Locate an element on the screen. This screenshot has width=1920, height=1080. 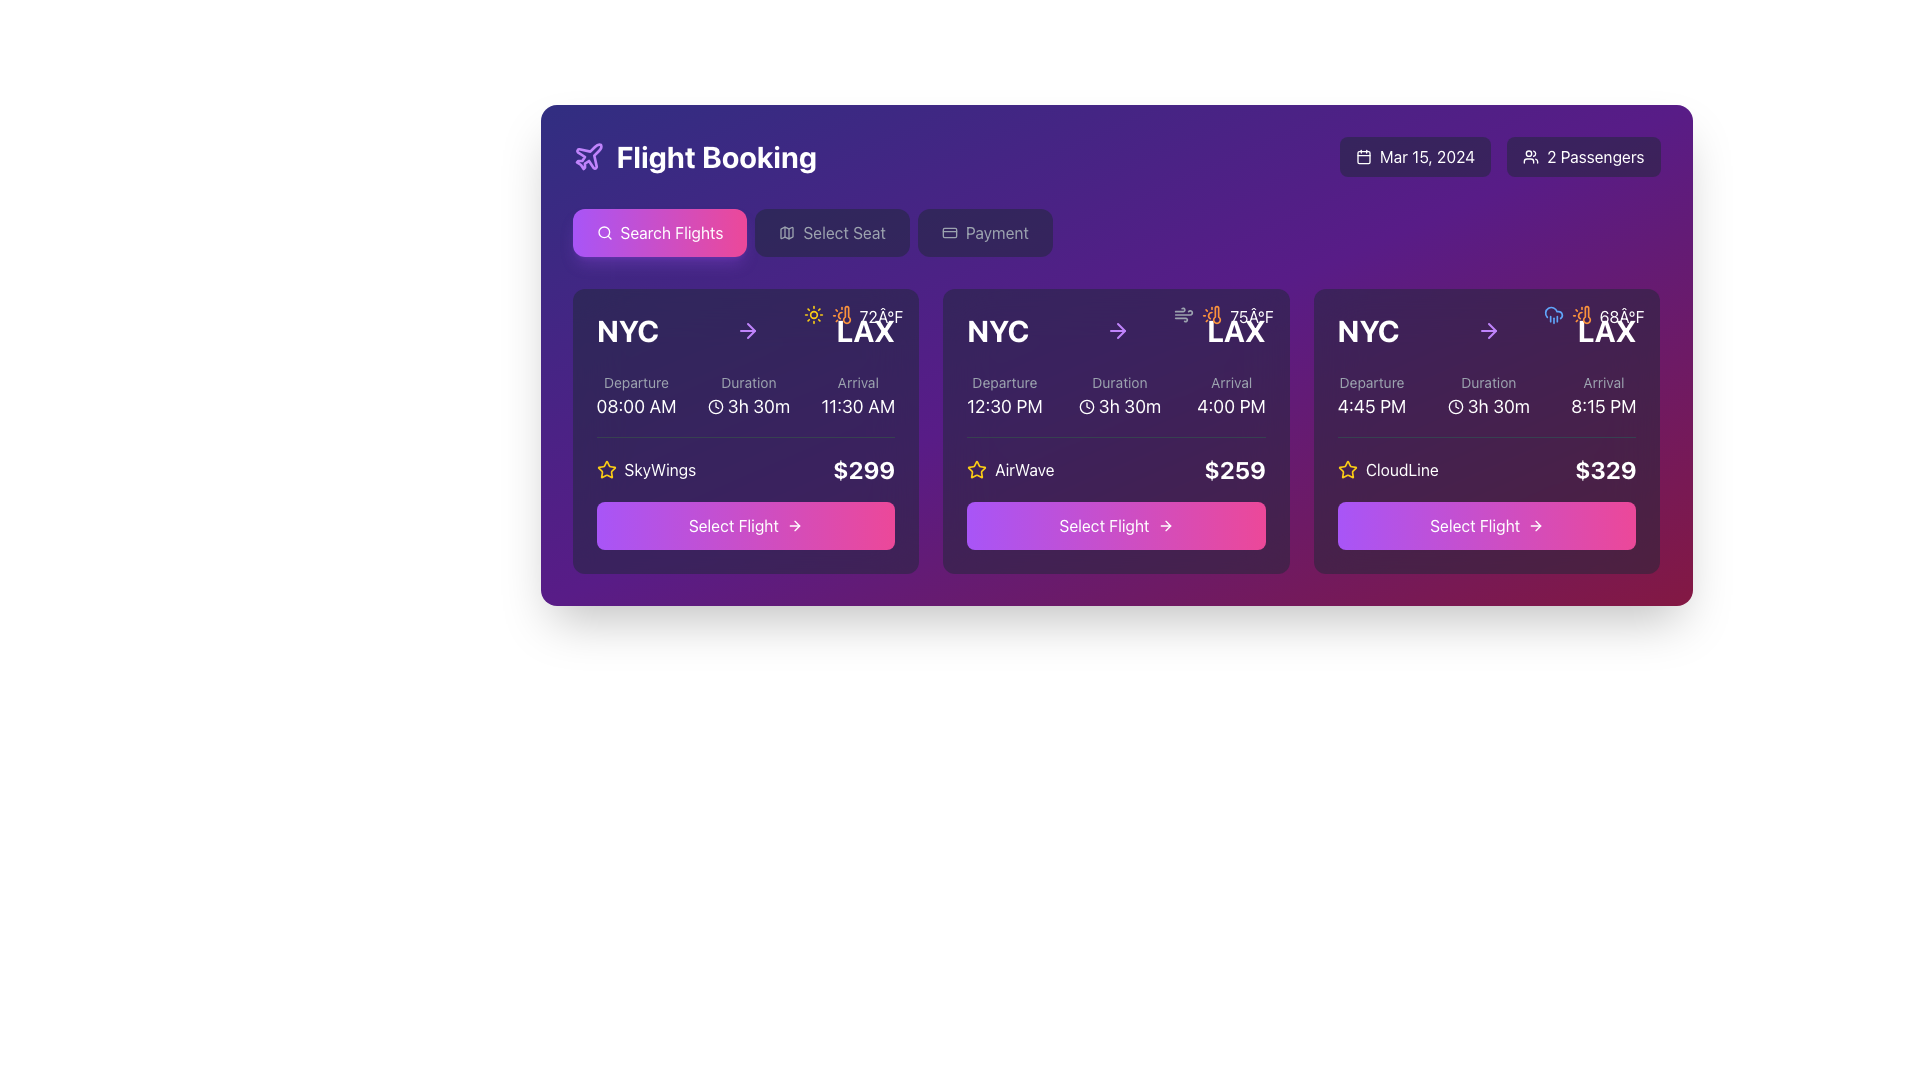
the text element displaying the temperature value '75°F', which is styled with white text on a purple background and located on the right side of the middle card in a row of flight options is located at coordinates (1251, 315).